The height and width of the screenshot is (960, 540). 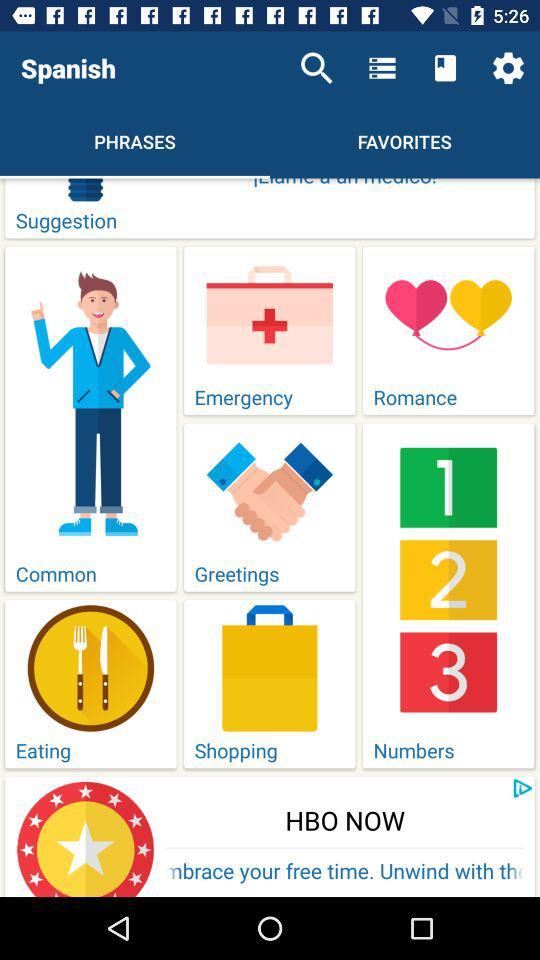 I want to click on embrace your free, so click(x=344, y=872).